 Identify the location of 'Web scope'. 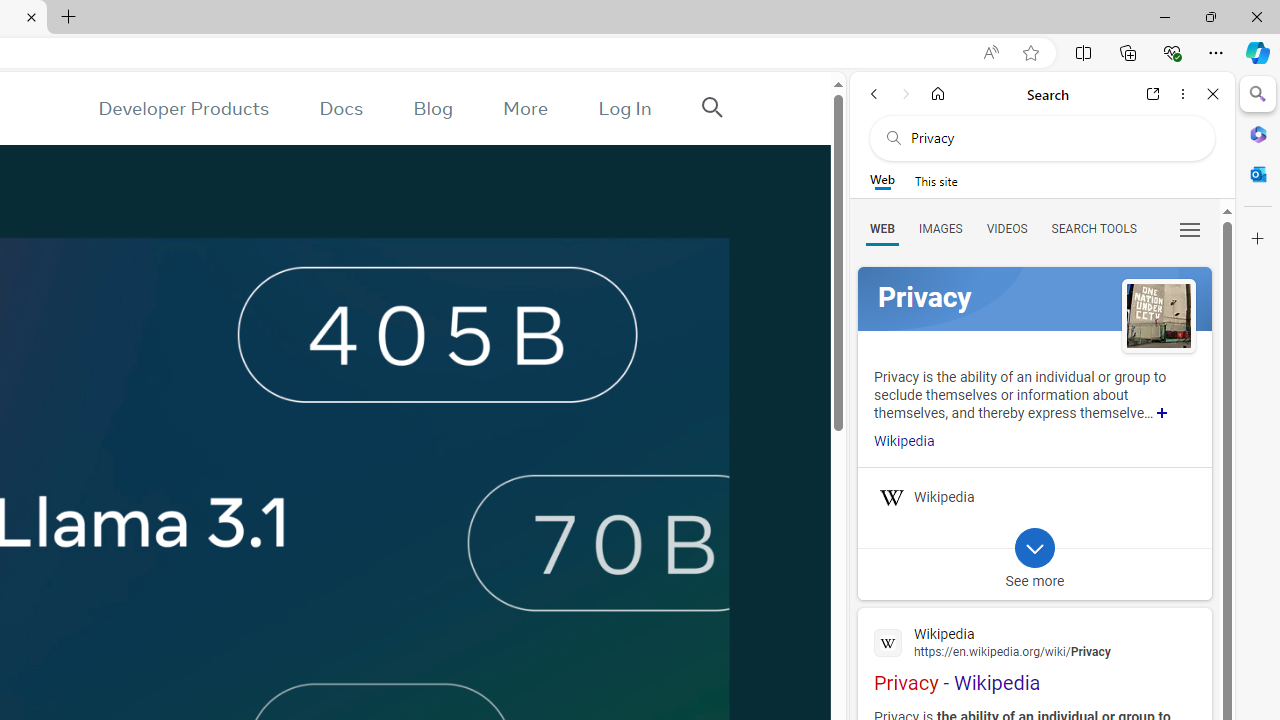
(881, 180).